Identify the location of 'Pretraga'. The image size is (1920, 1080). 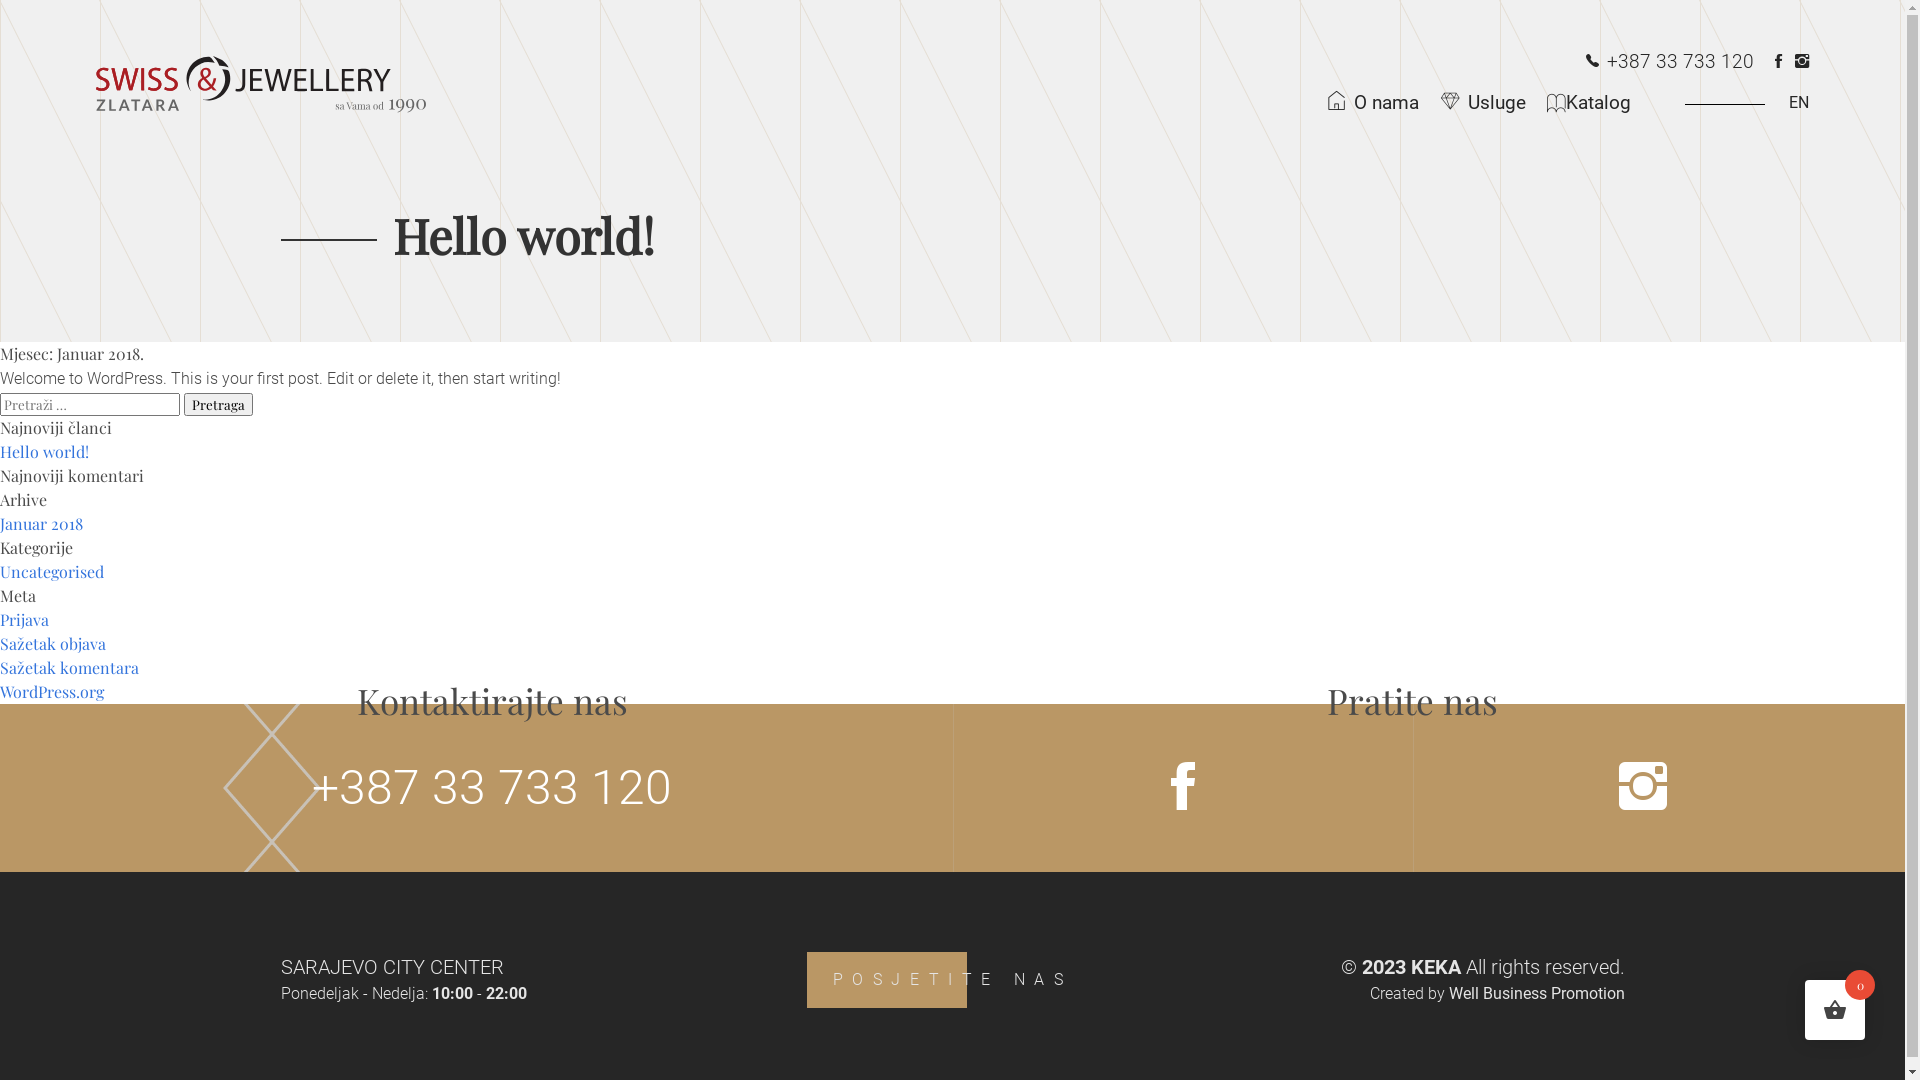
(218, 404).